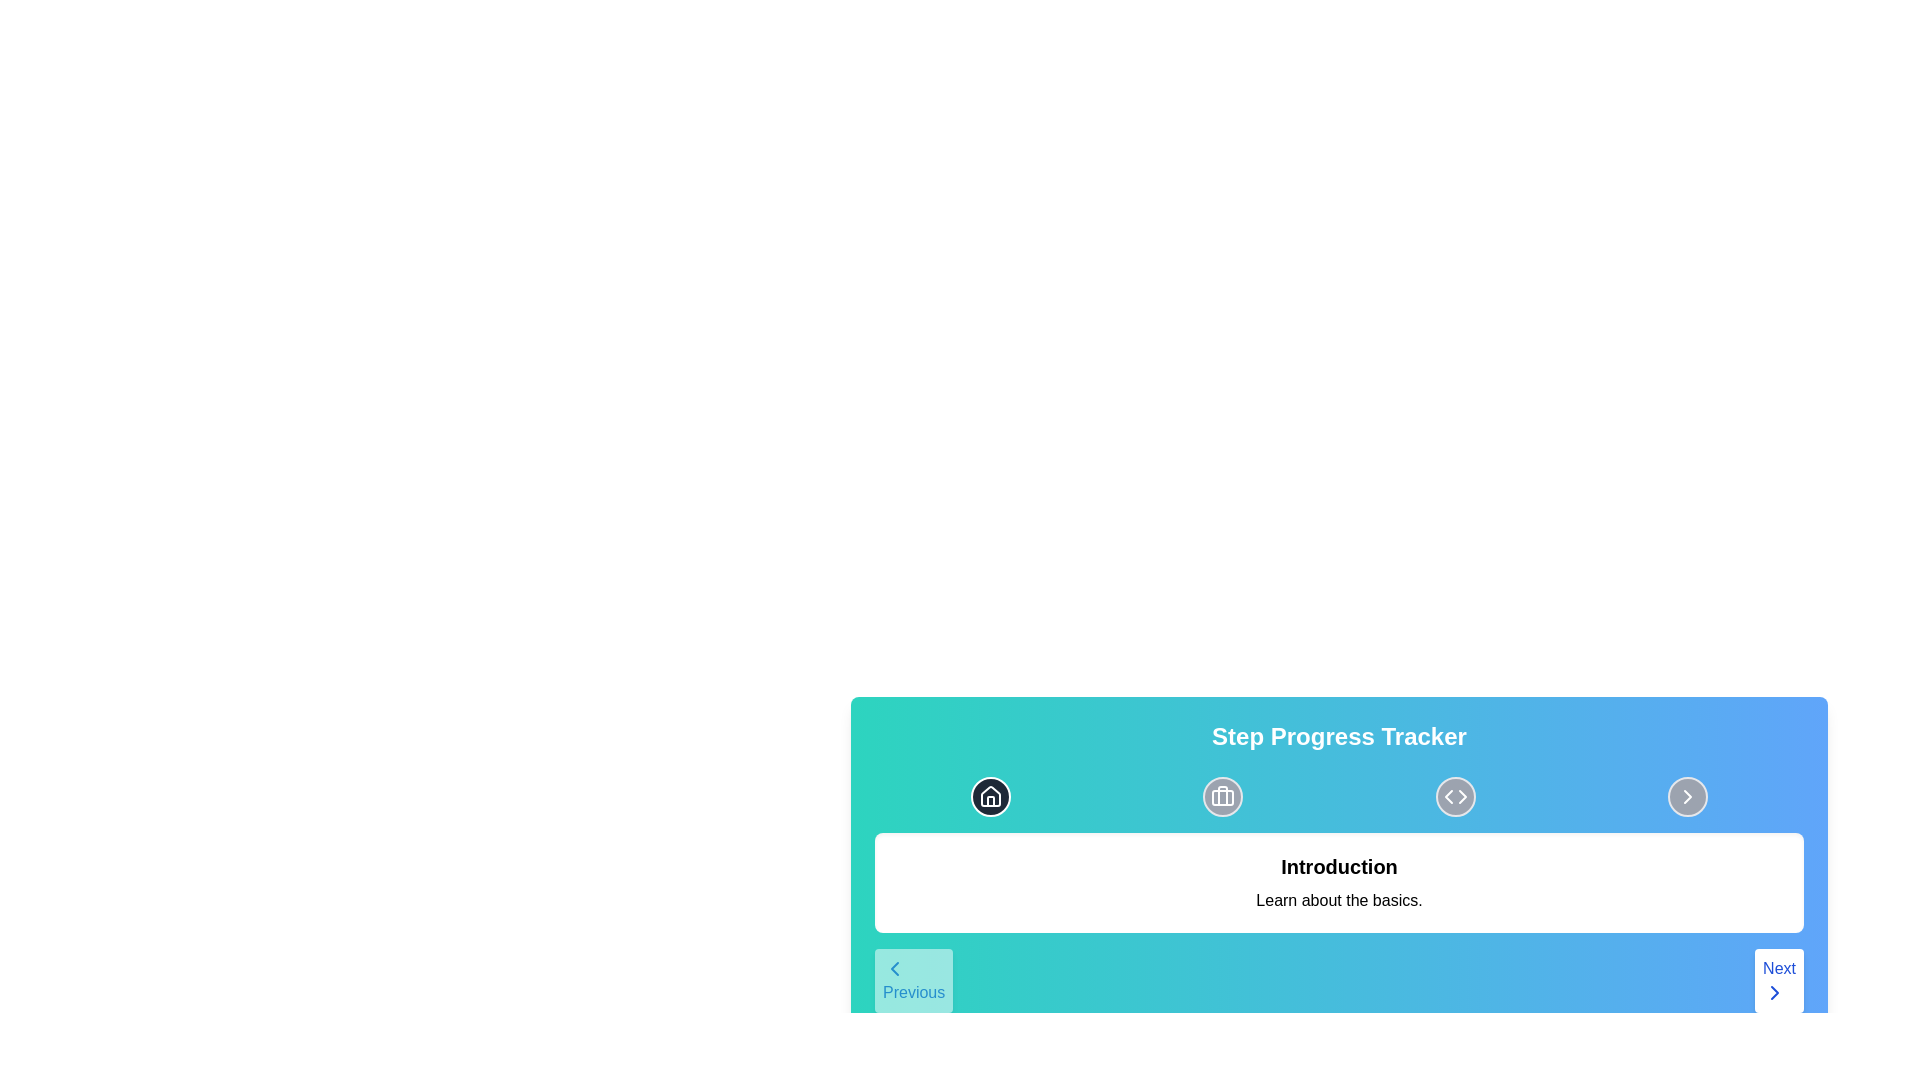  I want to click on the chevron icon pointing left within the 'Previous' button at the bottom left of the interface, so click(893, 967).